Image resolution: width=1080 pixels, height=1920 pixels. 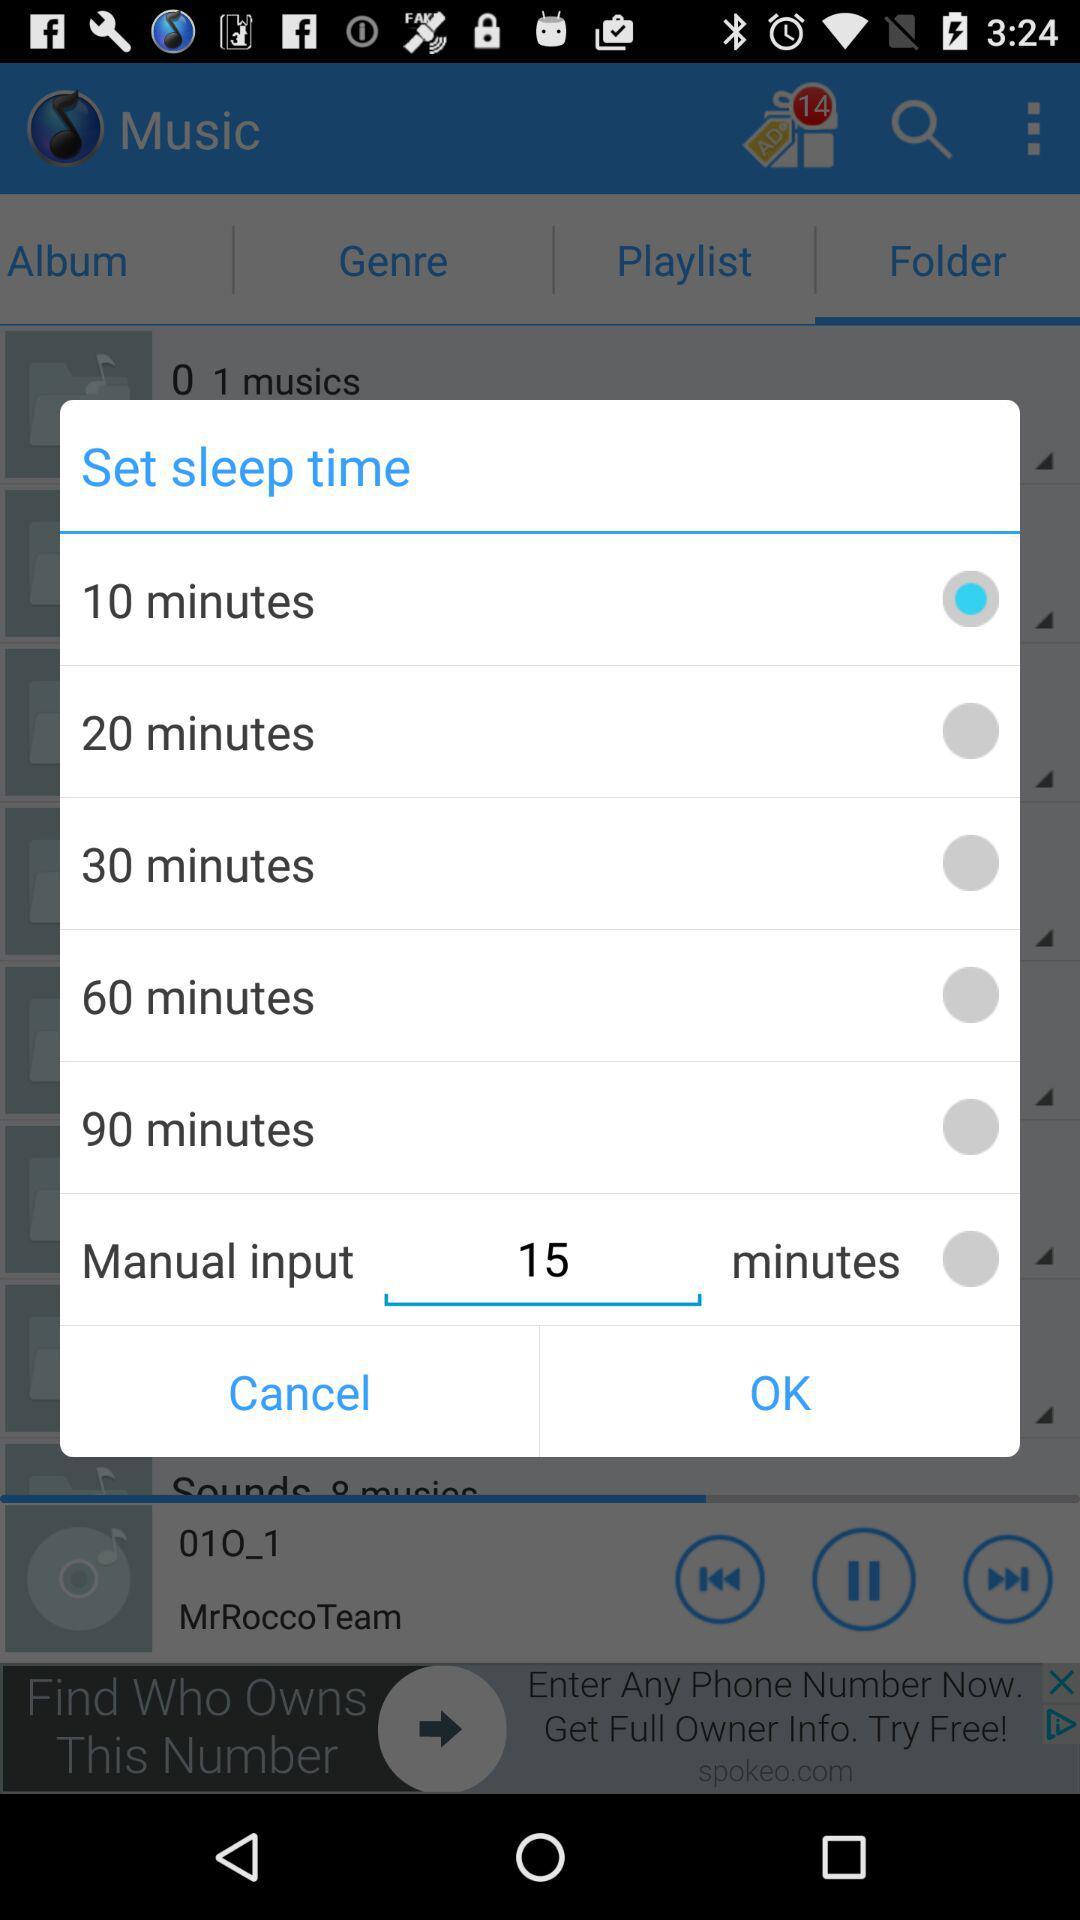 What do you see at coordinates (969, 1258) in the screenshot?
I see `manual minutes button on` at bounding box center [969, 1258].